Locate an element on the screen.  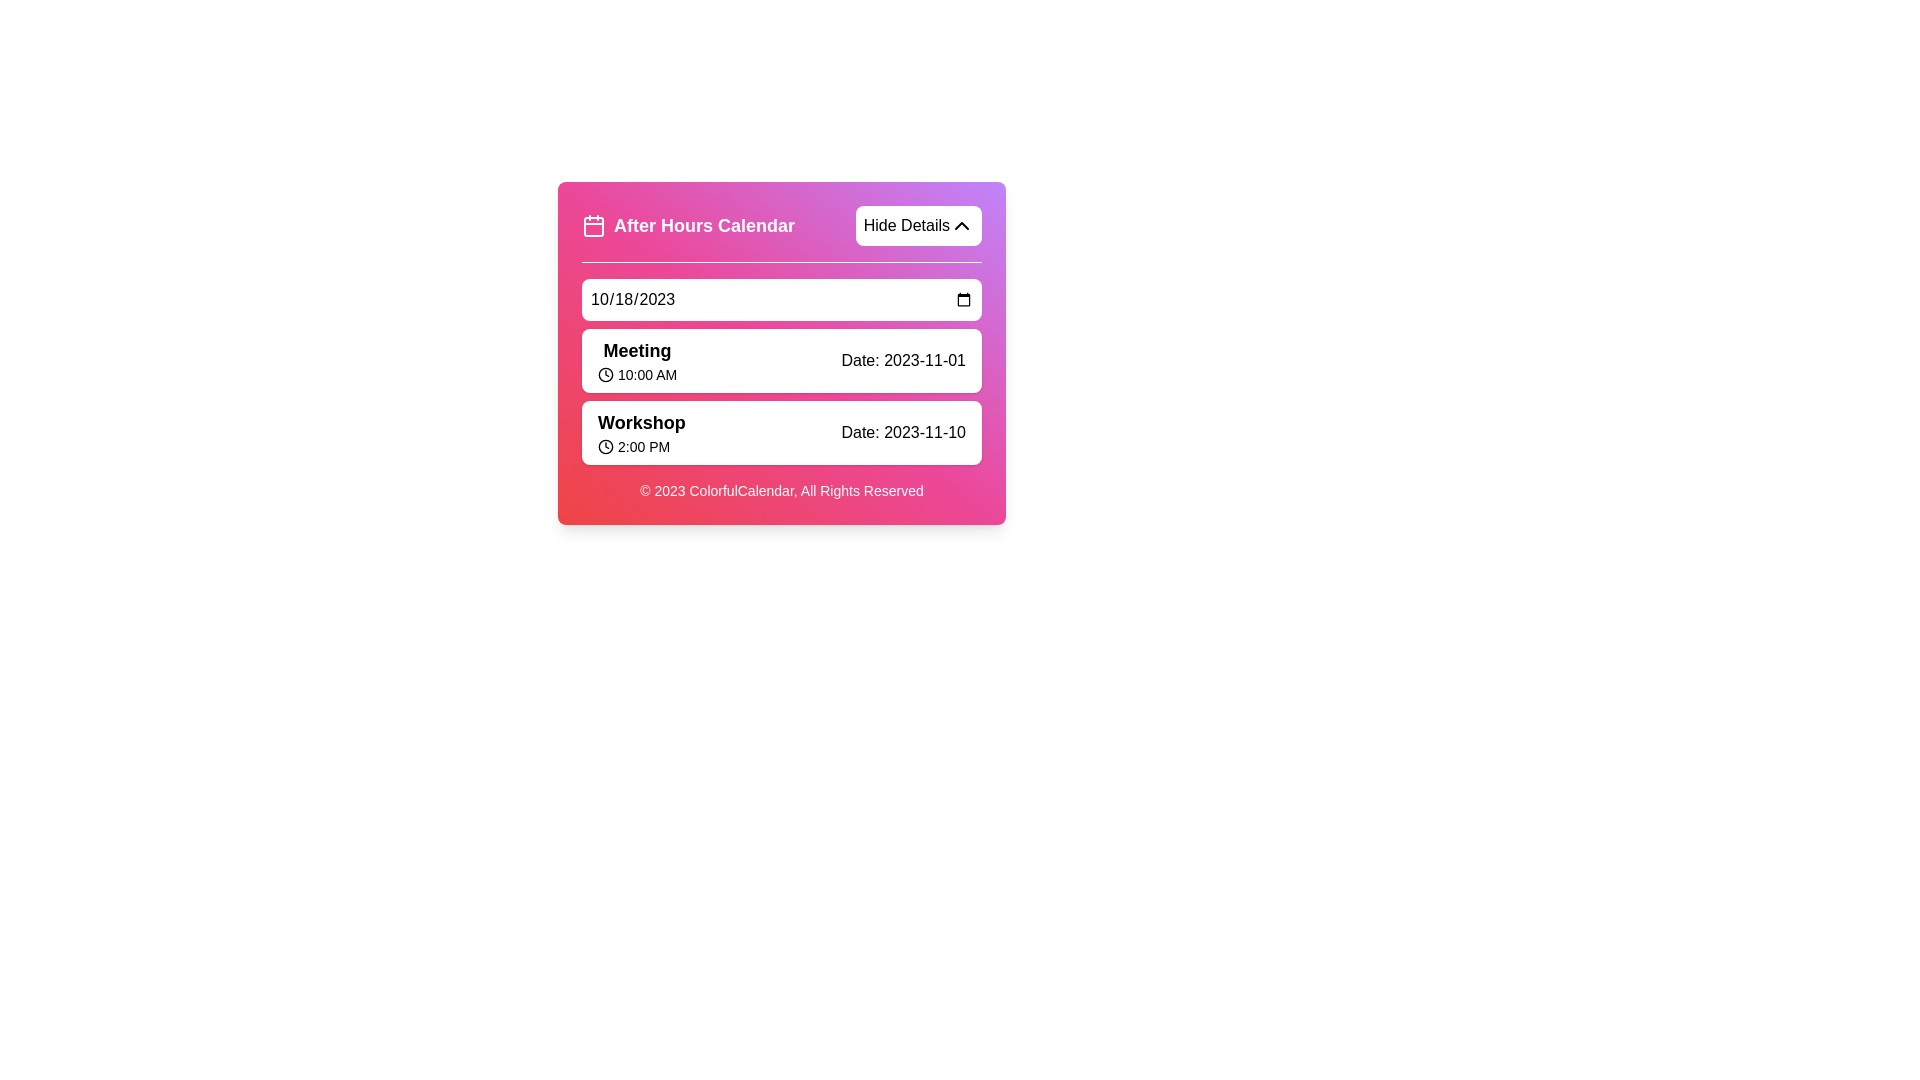
text 'After Hours Calendar' from the Label with icon in the header section of the calendar interface, which is located on the left side adjacent to the 'Hide Details' button is located at coordinates (688, 225).